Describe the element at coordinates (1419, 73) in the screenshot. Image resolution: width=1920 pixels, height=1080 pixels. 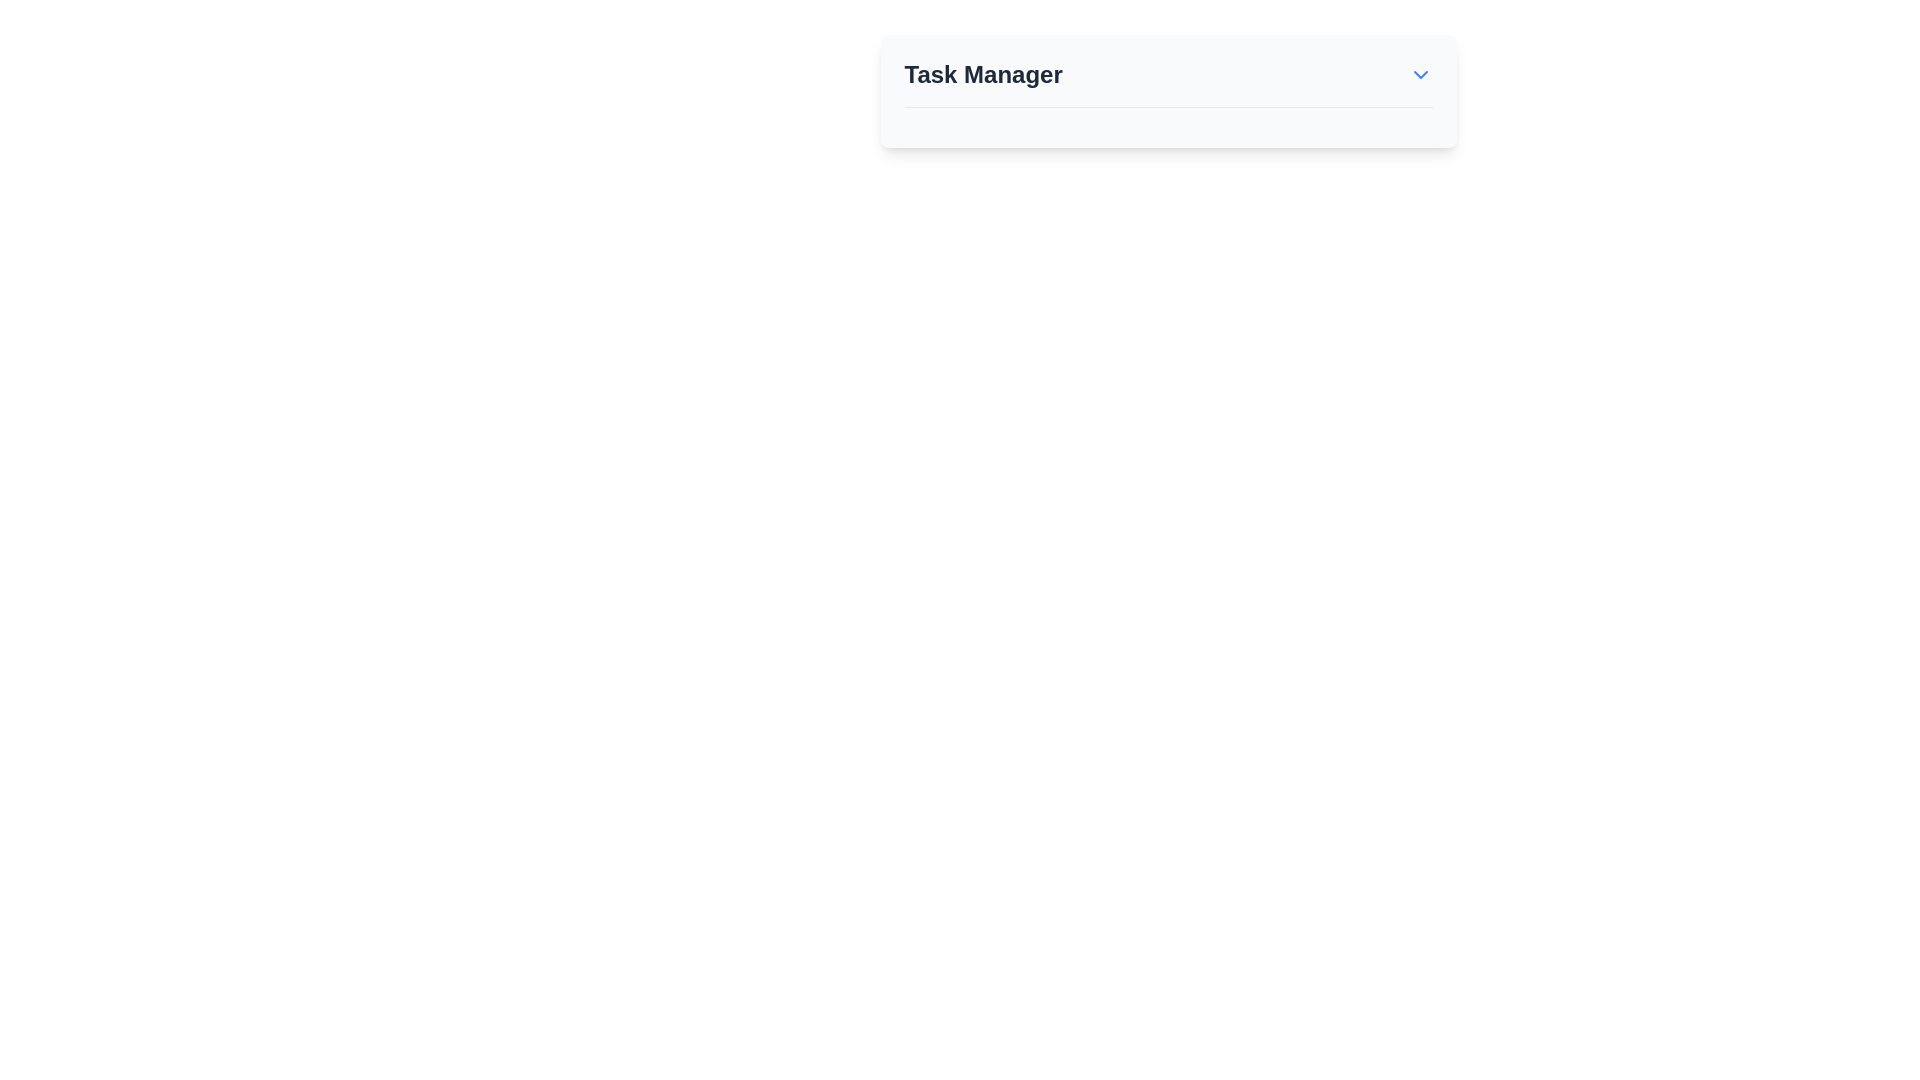
I see `the chevron-down icon button in the Task Manager section` at that location.